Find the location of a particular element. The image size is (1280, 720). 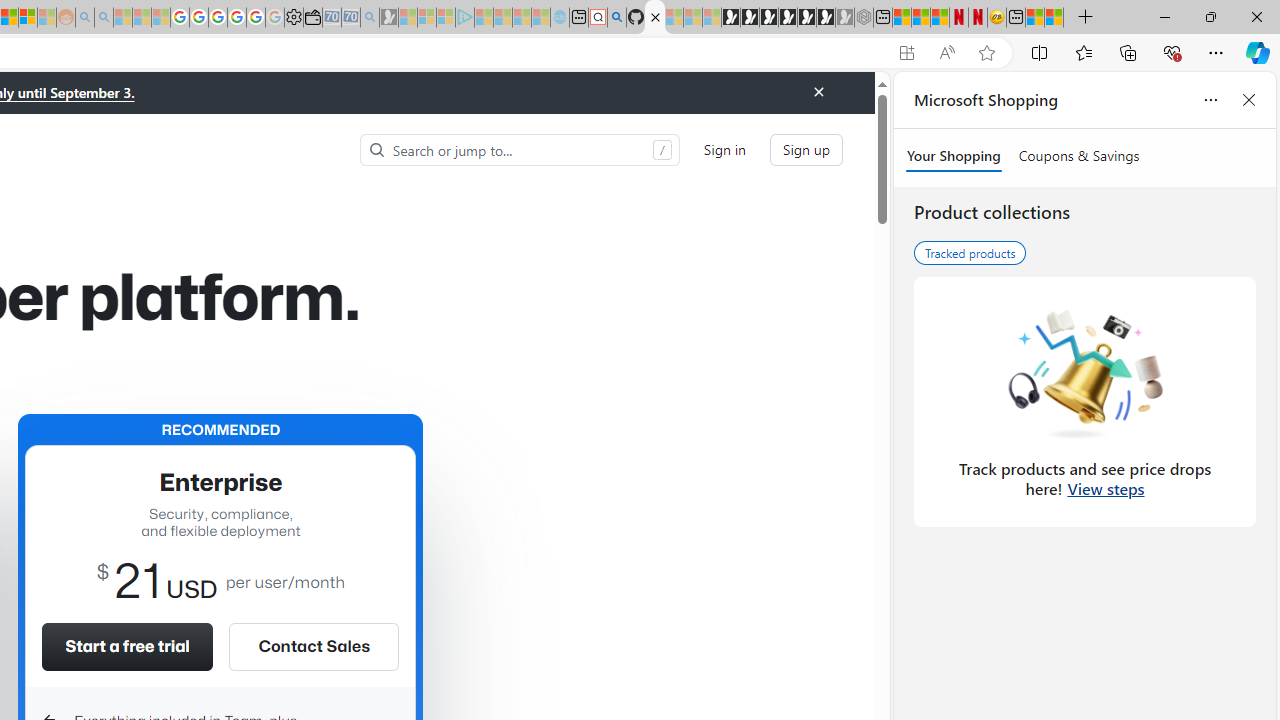

'github - Search' is located at coordinates (615, 17).